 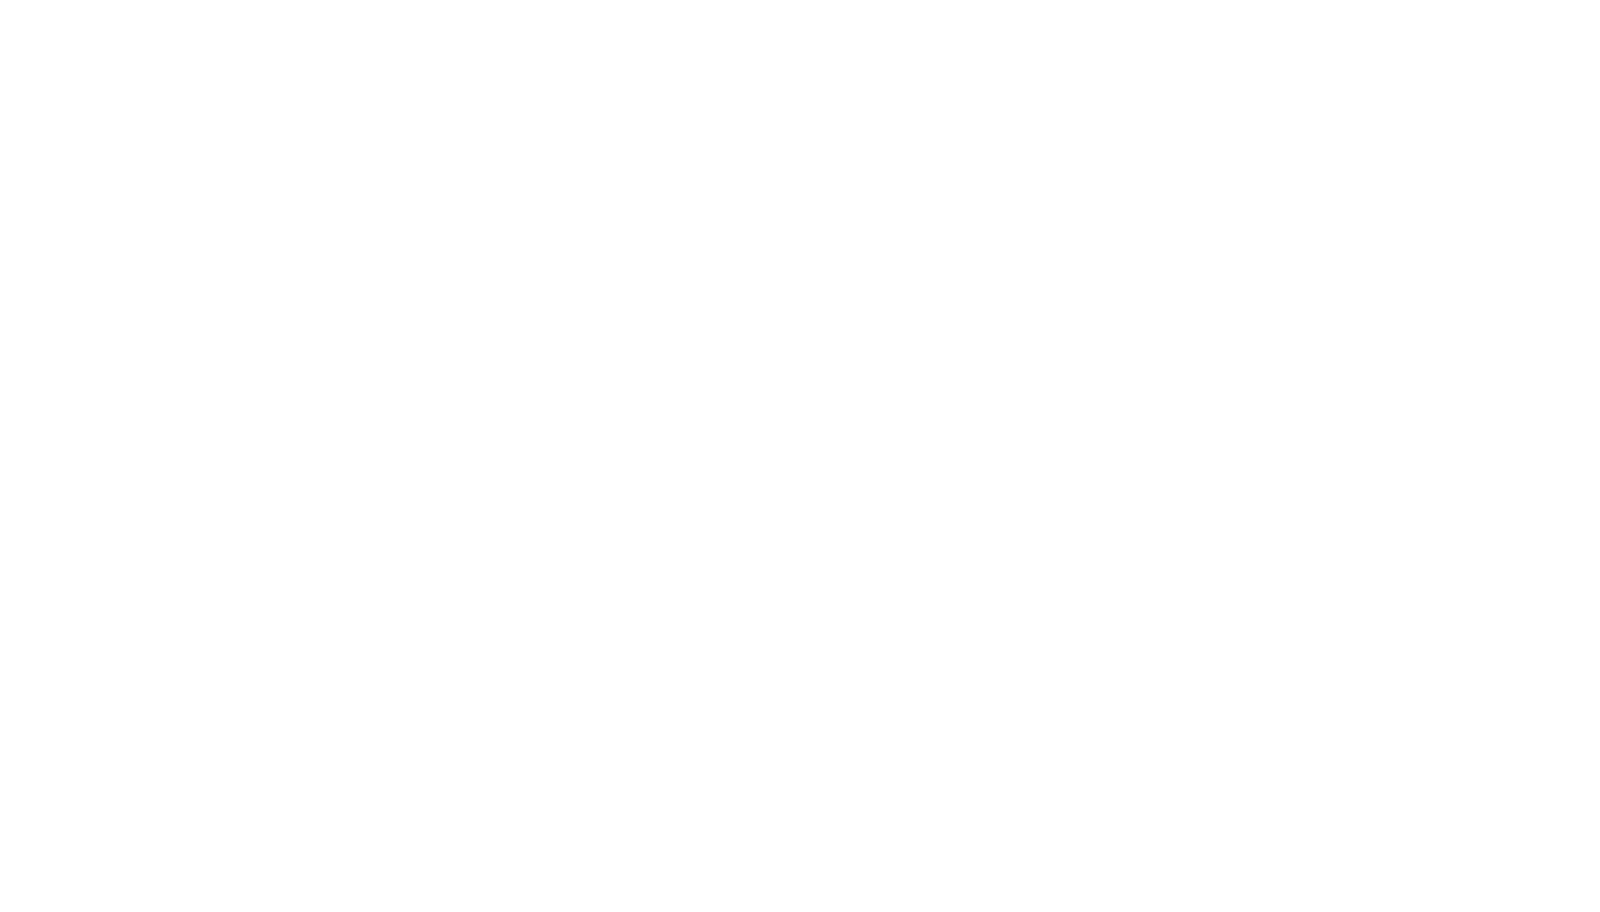 I want to click on 'served with rice, beans and 16 flour or corn tortillas (serves 6 to 8) for $55.00', so click(x=400, y=136).